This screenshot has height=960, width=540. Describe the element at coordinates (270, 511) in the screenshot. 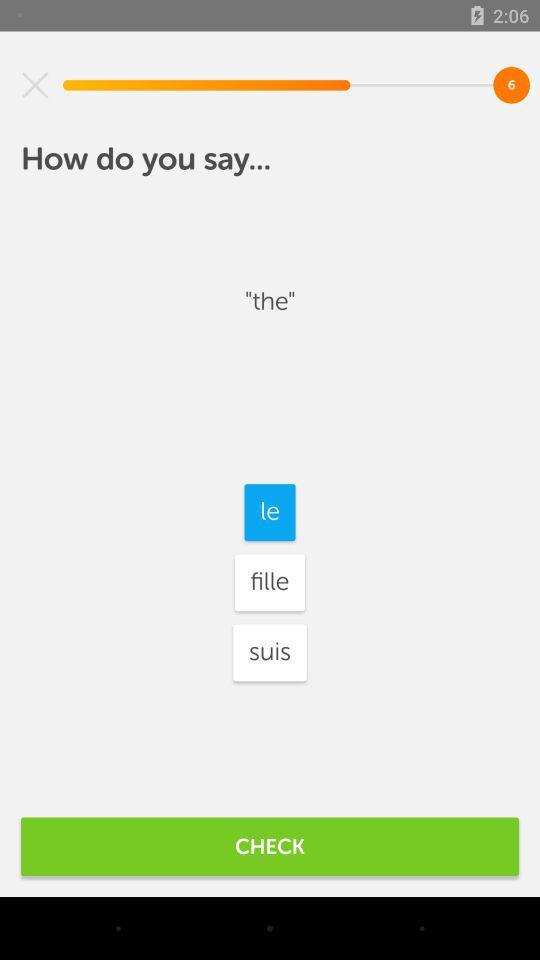

I see `icon above the fille icon` at that location.